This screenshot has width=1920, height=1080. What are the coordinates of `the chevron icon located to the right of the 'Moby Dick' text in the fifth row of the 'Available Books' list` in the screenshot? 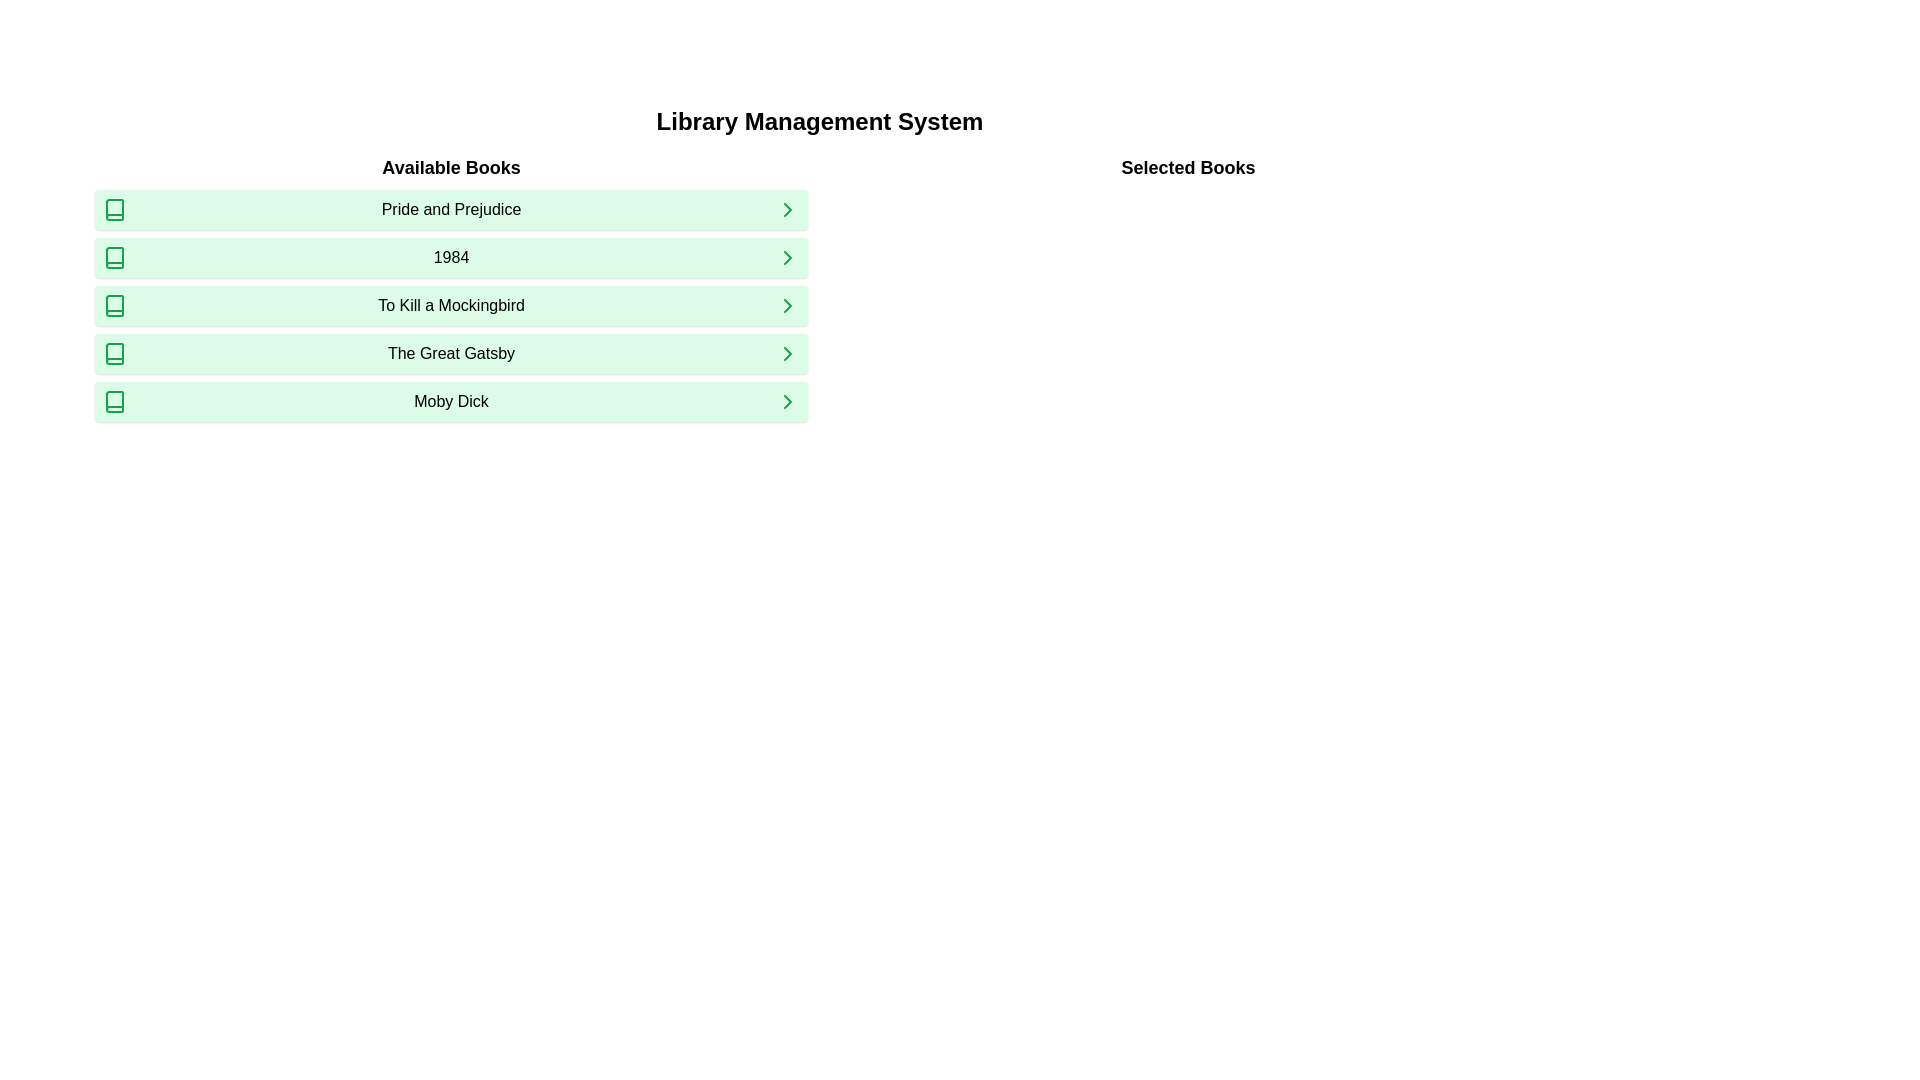 It's located at (786, 353).